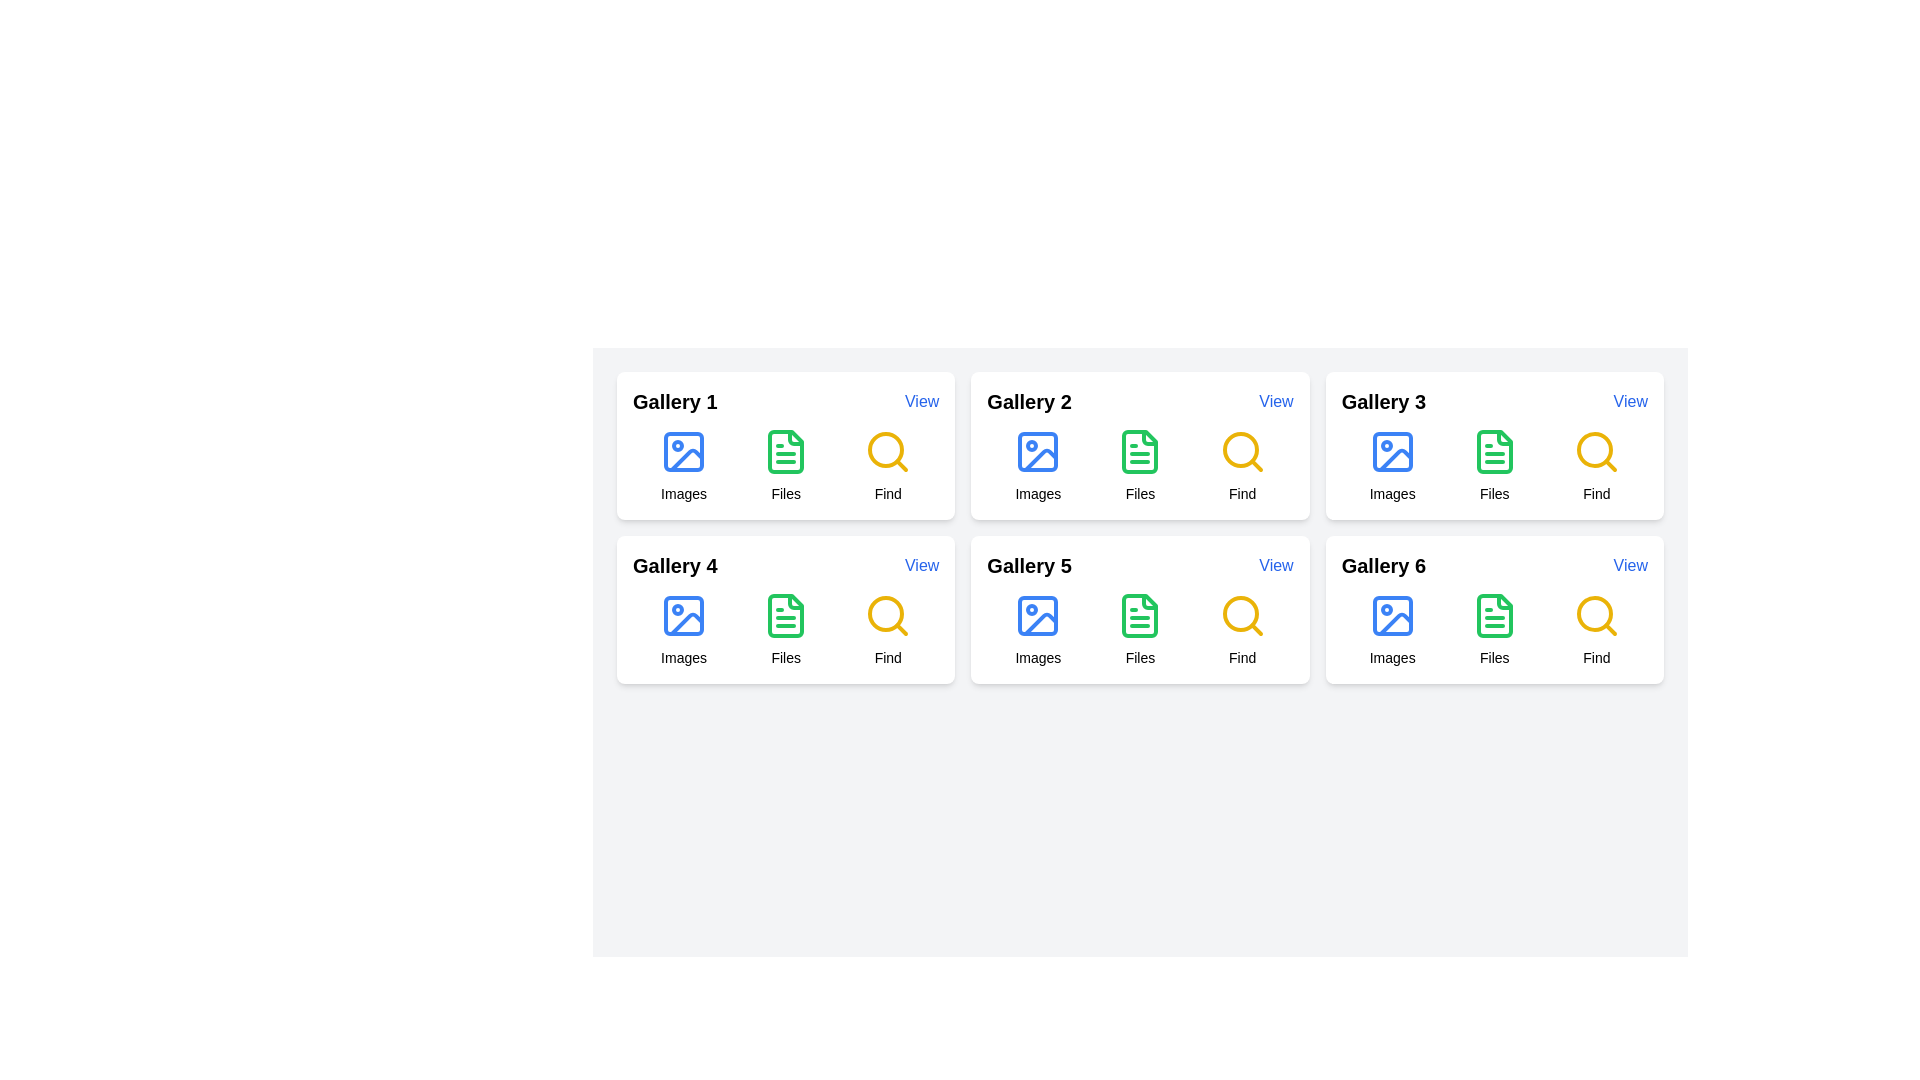 This screenshot has height=1080, width=1920. Describe the element at coordinates (1038, 451) in the screenshot. I see `the 'Images' icon located in the 'Gallery 2' card` at that location.